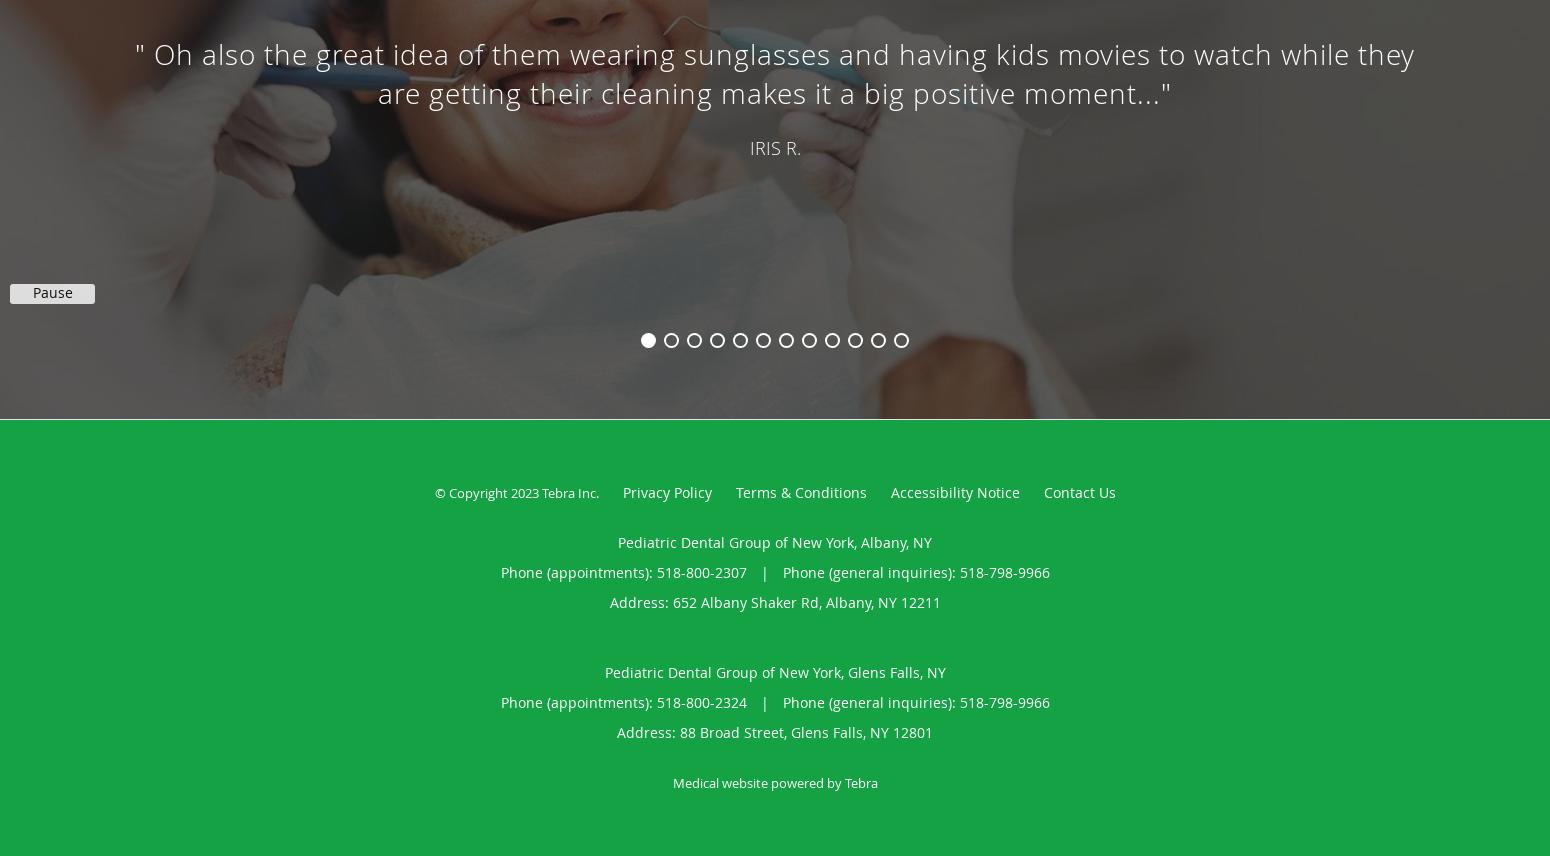 The width and height of the screenshot is (1550, 856). Describe the element at coordinates (774, 781) in the screenshot. I see `'Medical website powered by Tebra'` at that location.